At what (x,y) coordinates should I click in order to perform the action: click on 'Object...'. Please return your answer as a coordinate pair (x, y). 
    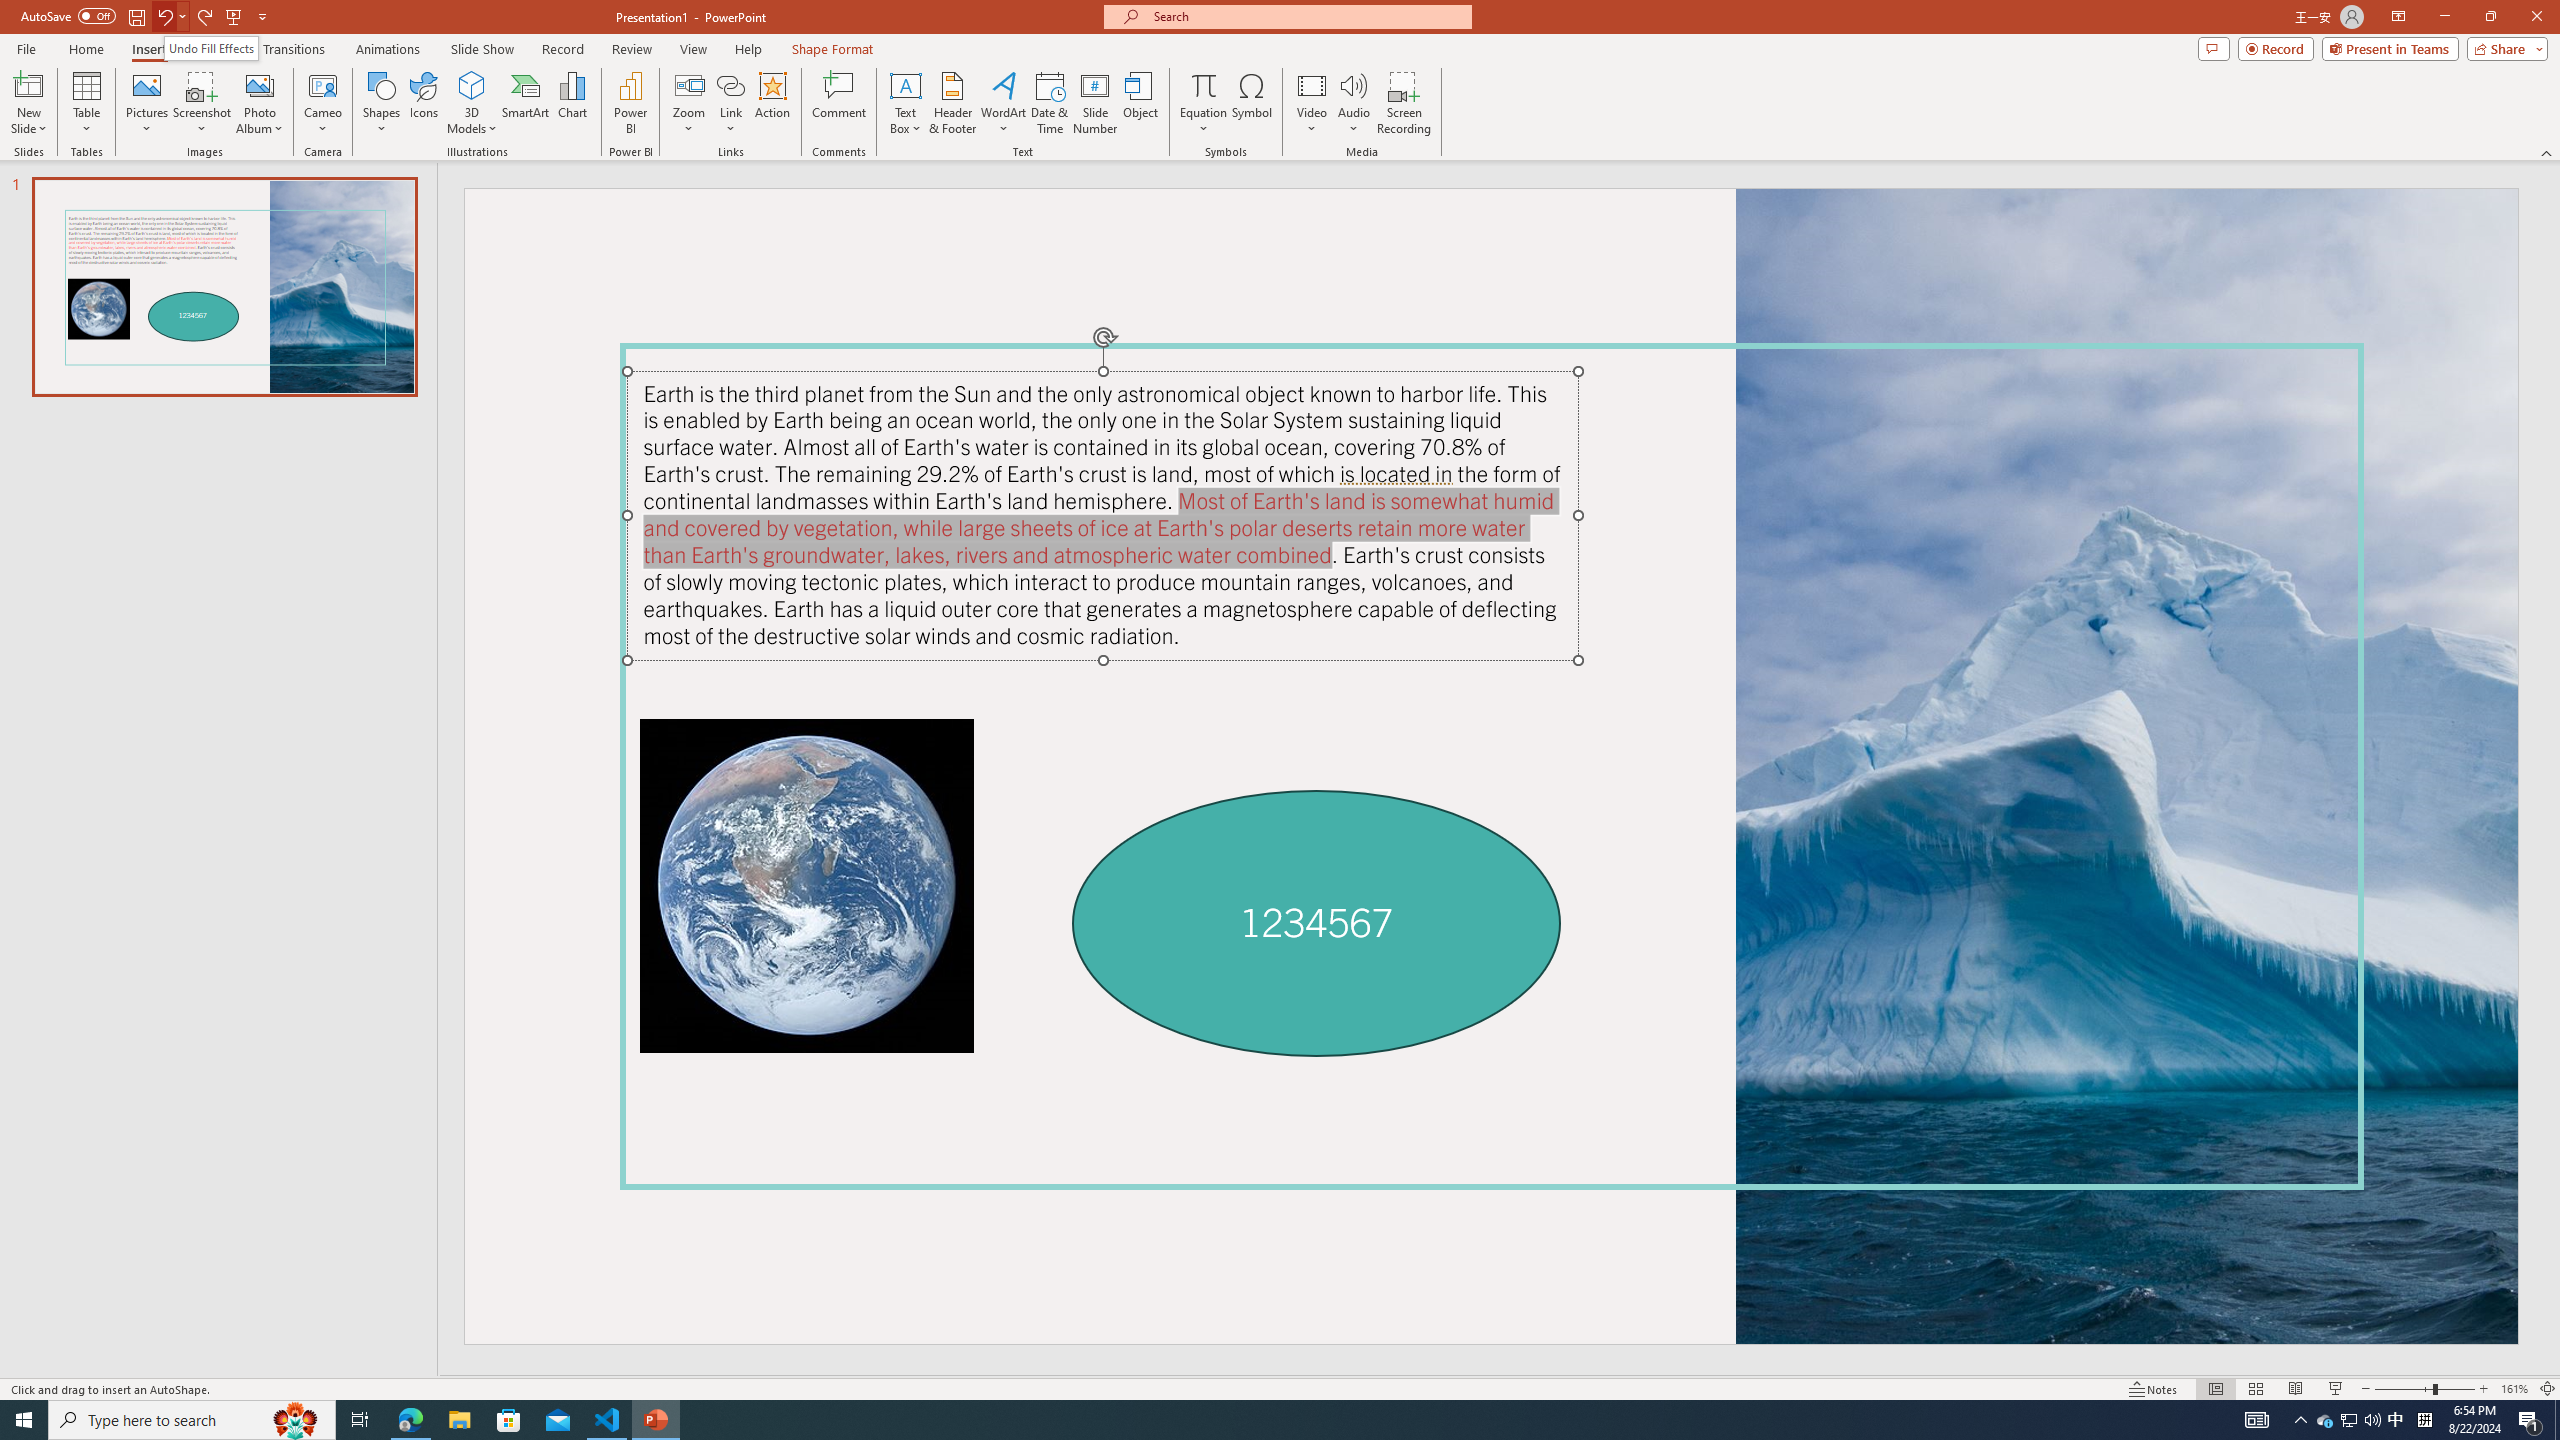
    Looking at the image, I should click on (1141, 103).